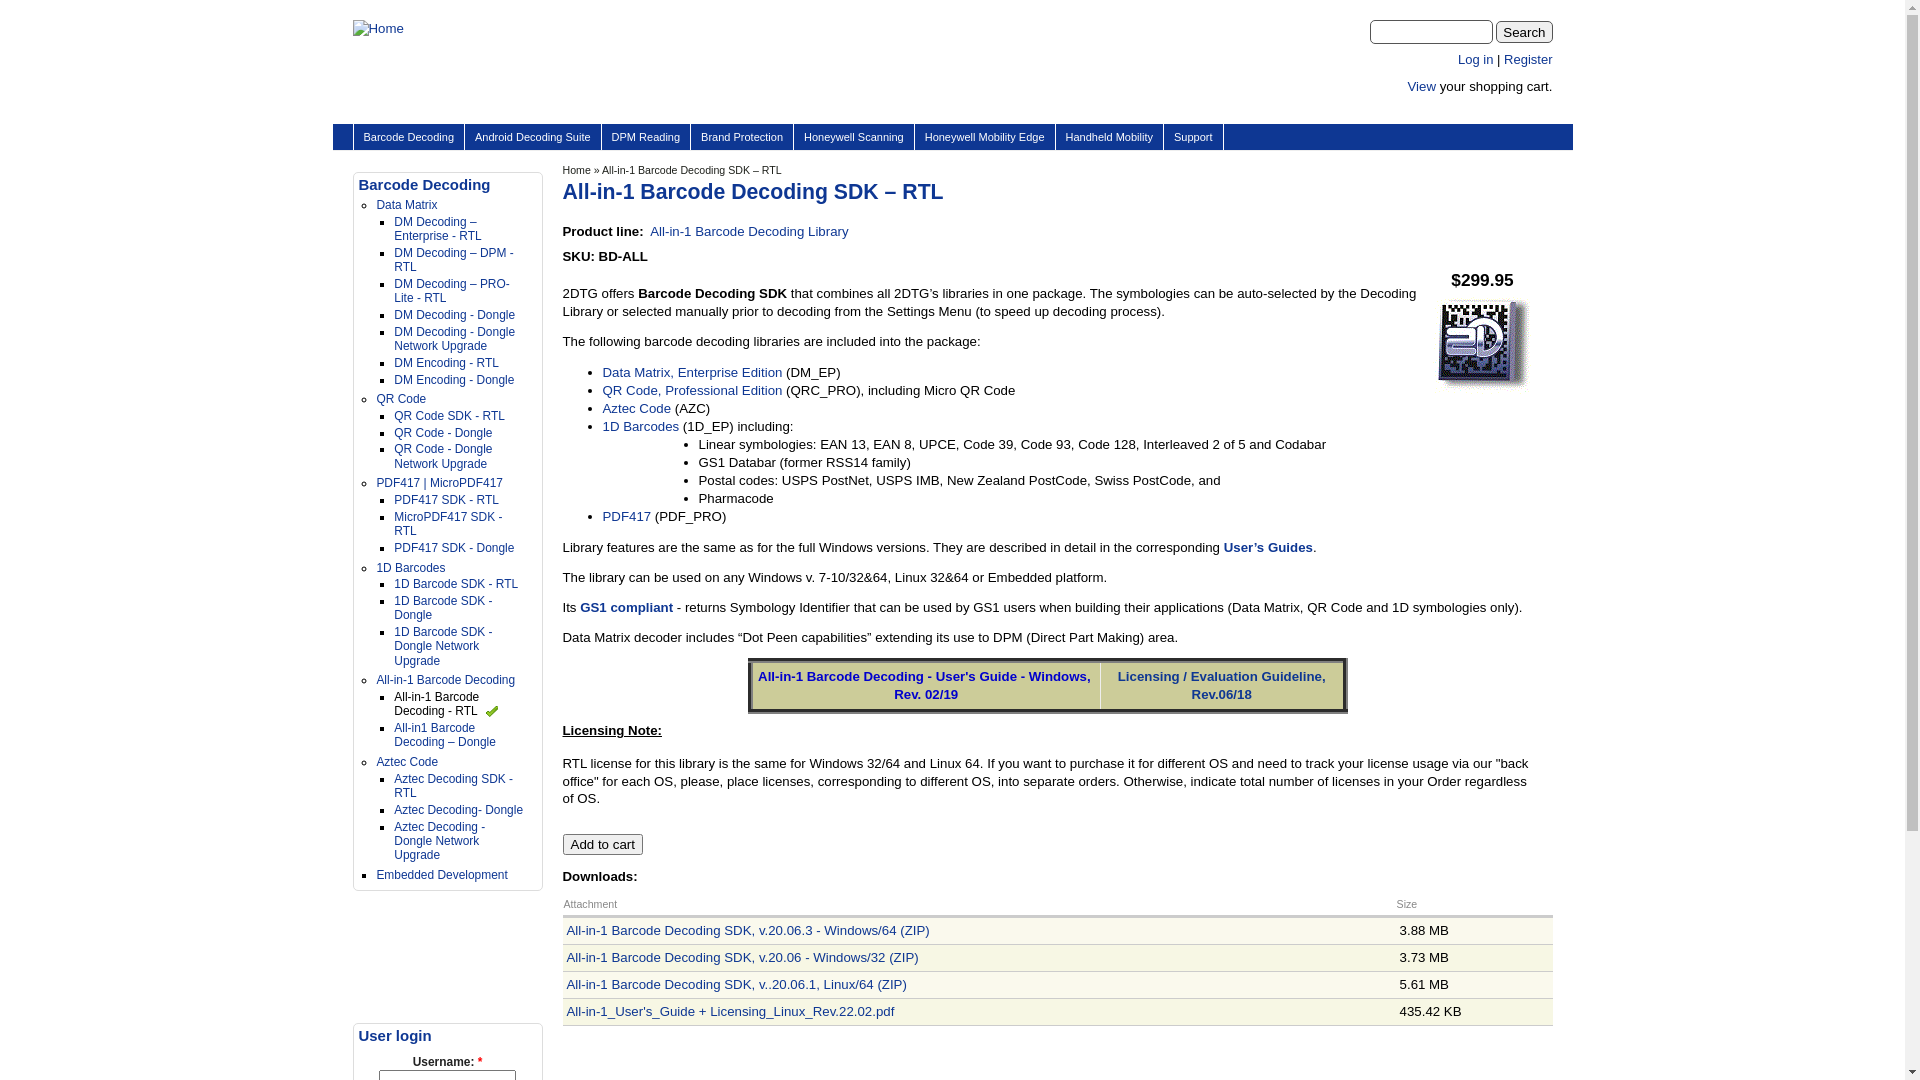  I want to click on 'Enter the terms you wish to search for.', so click(1430, 31).